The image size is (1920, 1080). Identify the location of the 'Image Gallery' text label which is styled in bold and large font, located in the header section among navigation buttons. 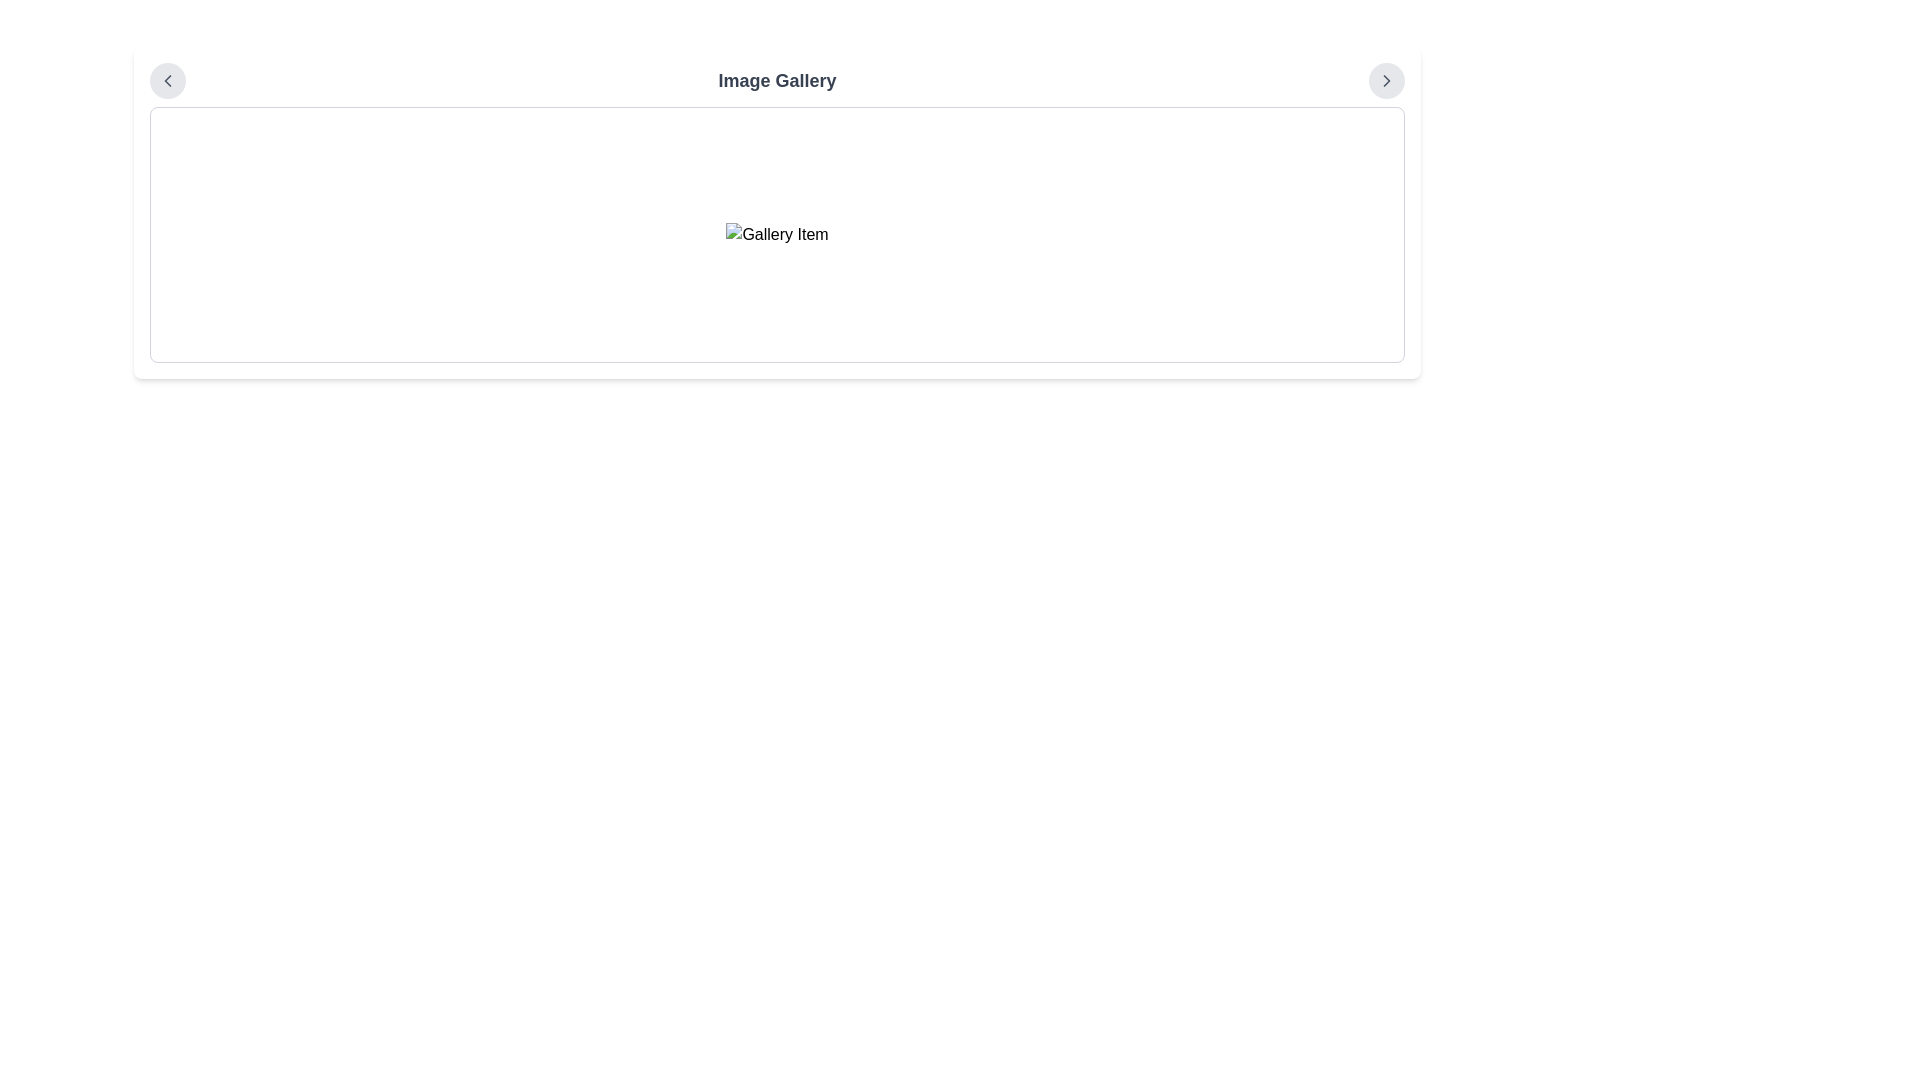
(776, 80).